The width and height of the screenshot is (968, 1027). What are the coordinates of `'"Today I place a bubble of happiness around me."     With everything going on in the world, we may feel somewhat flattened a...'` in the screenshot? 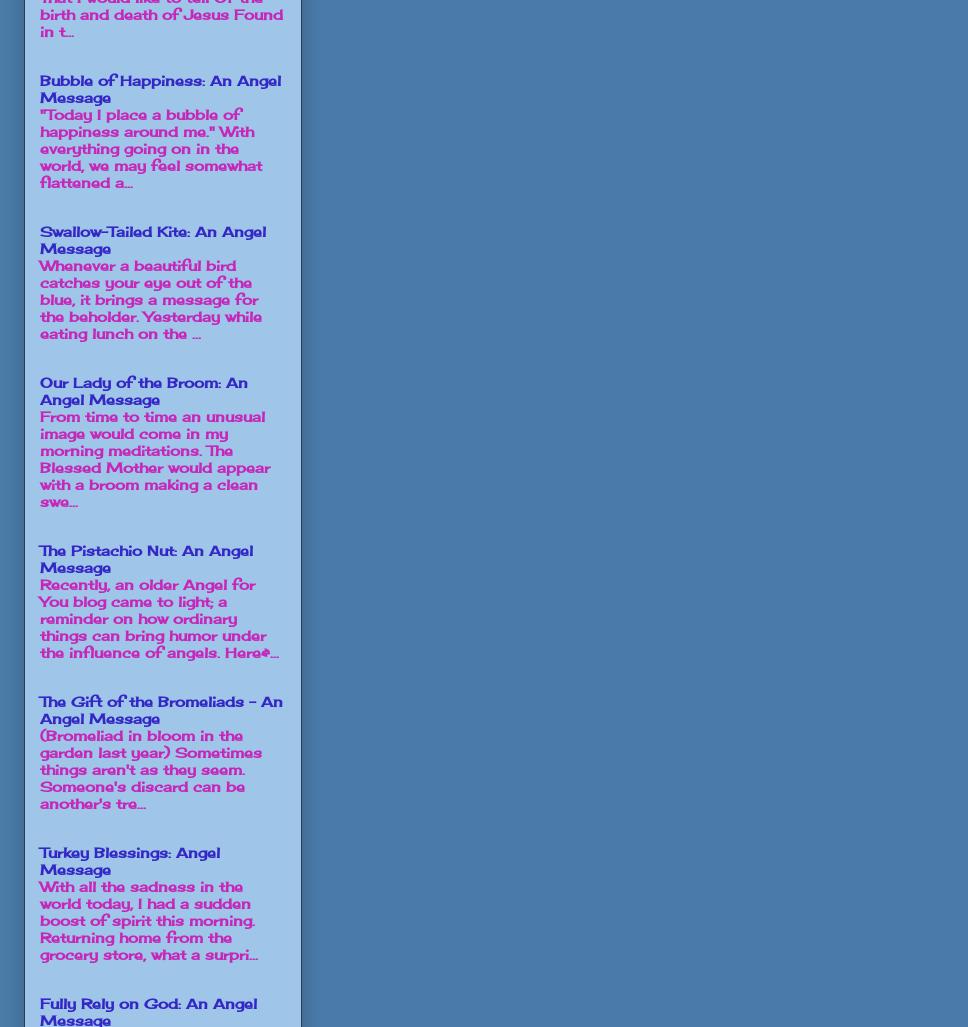 It's located at (150, 148).